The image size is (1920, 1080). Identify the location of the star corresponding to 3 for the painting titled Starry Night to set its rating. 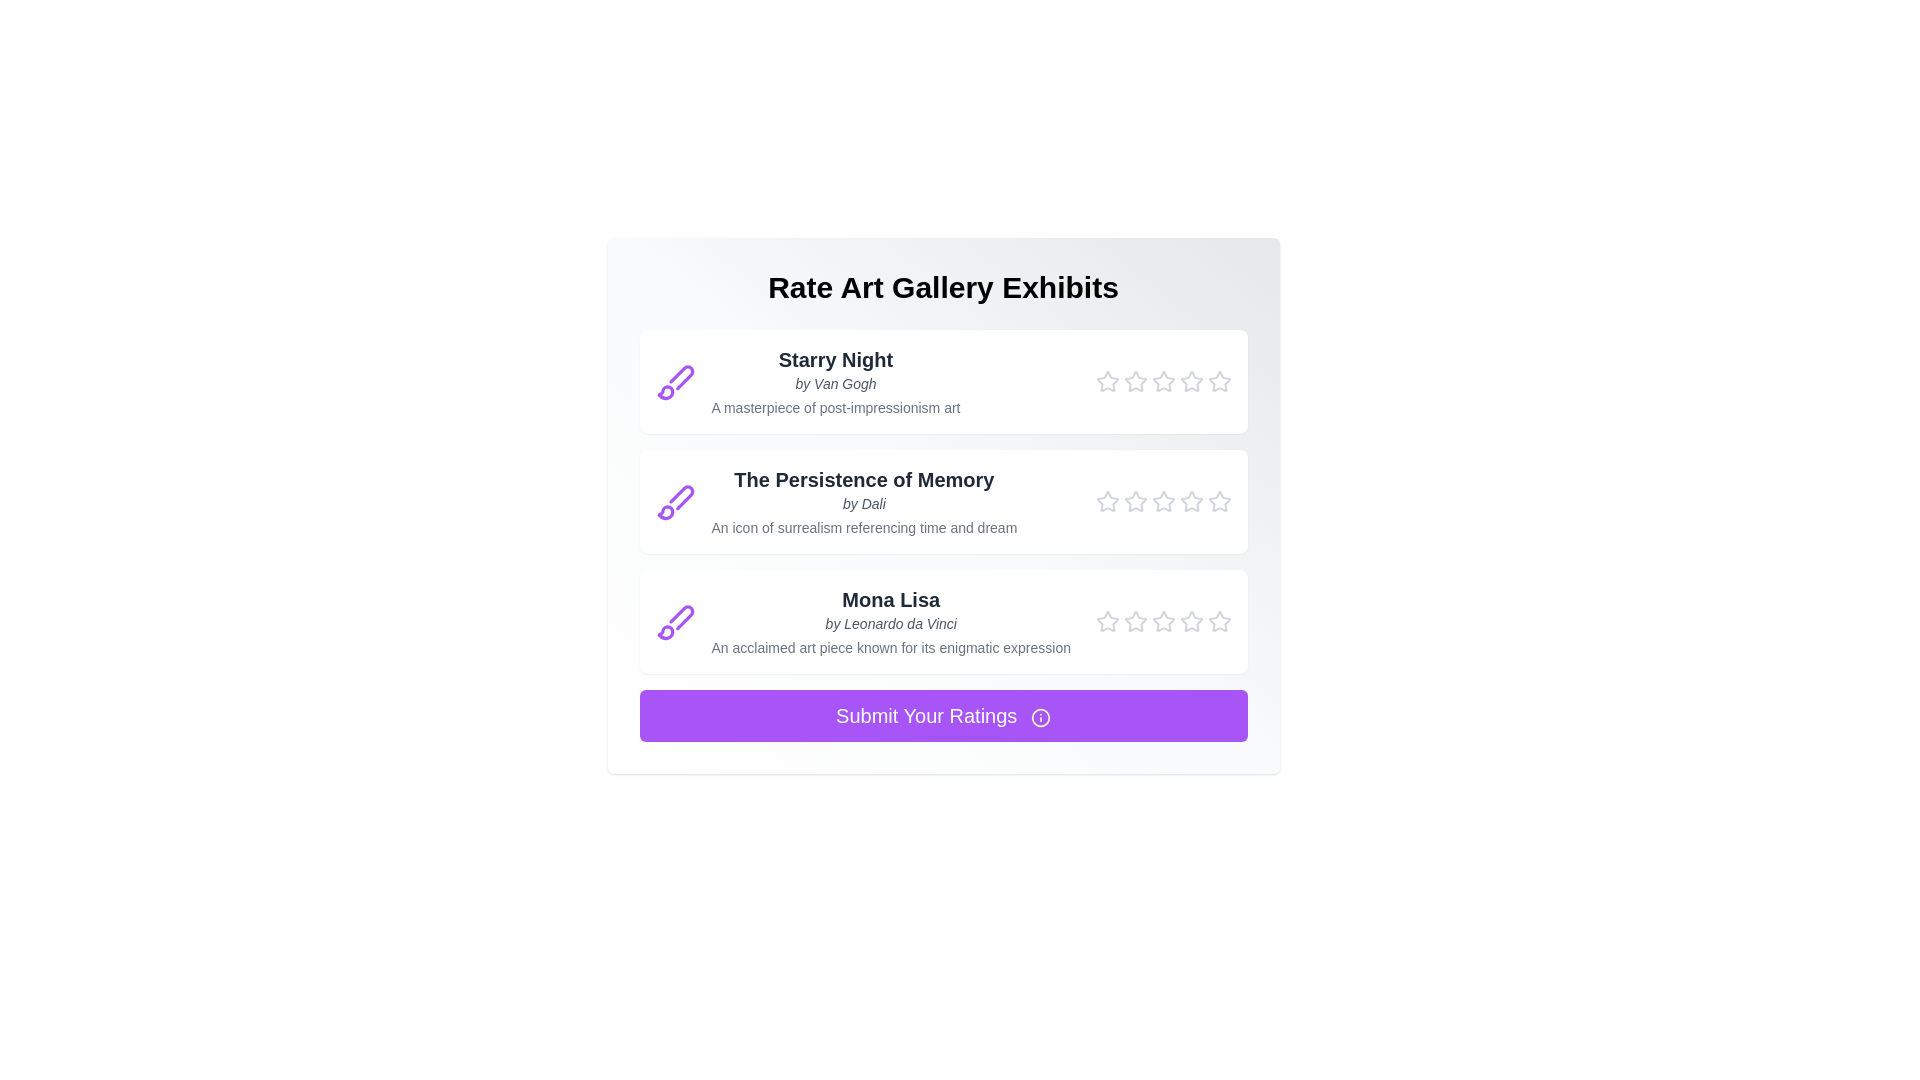
(1163, 381).